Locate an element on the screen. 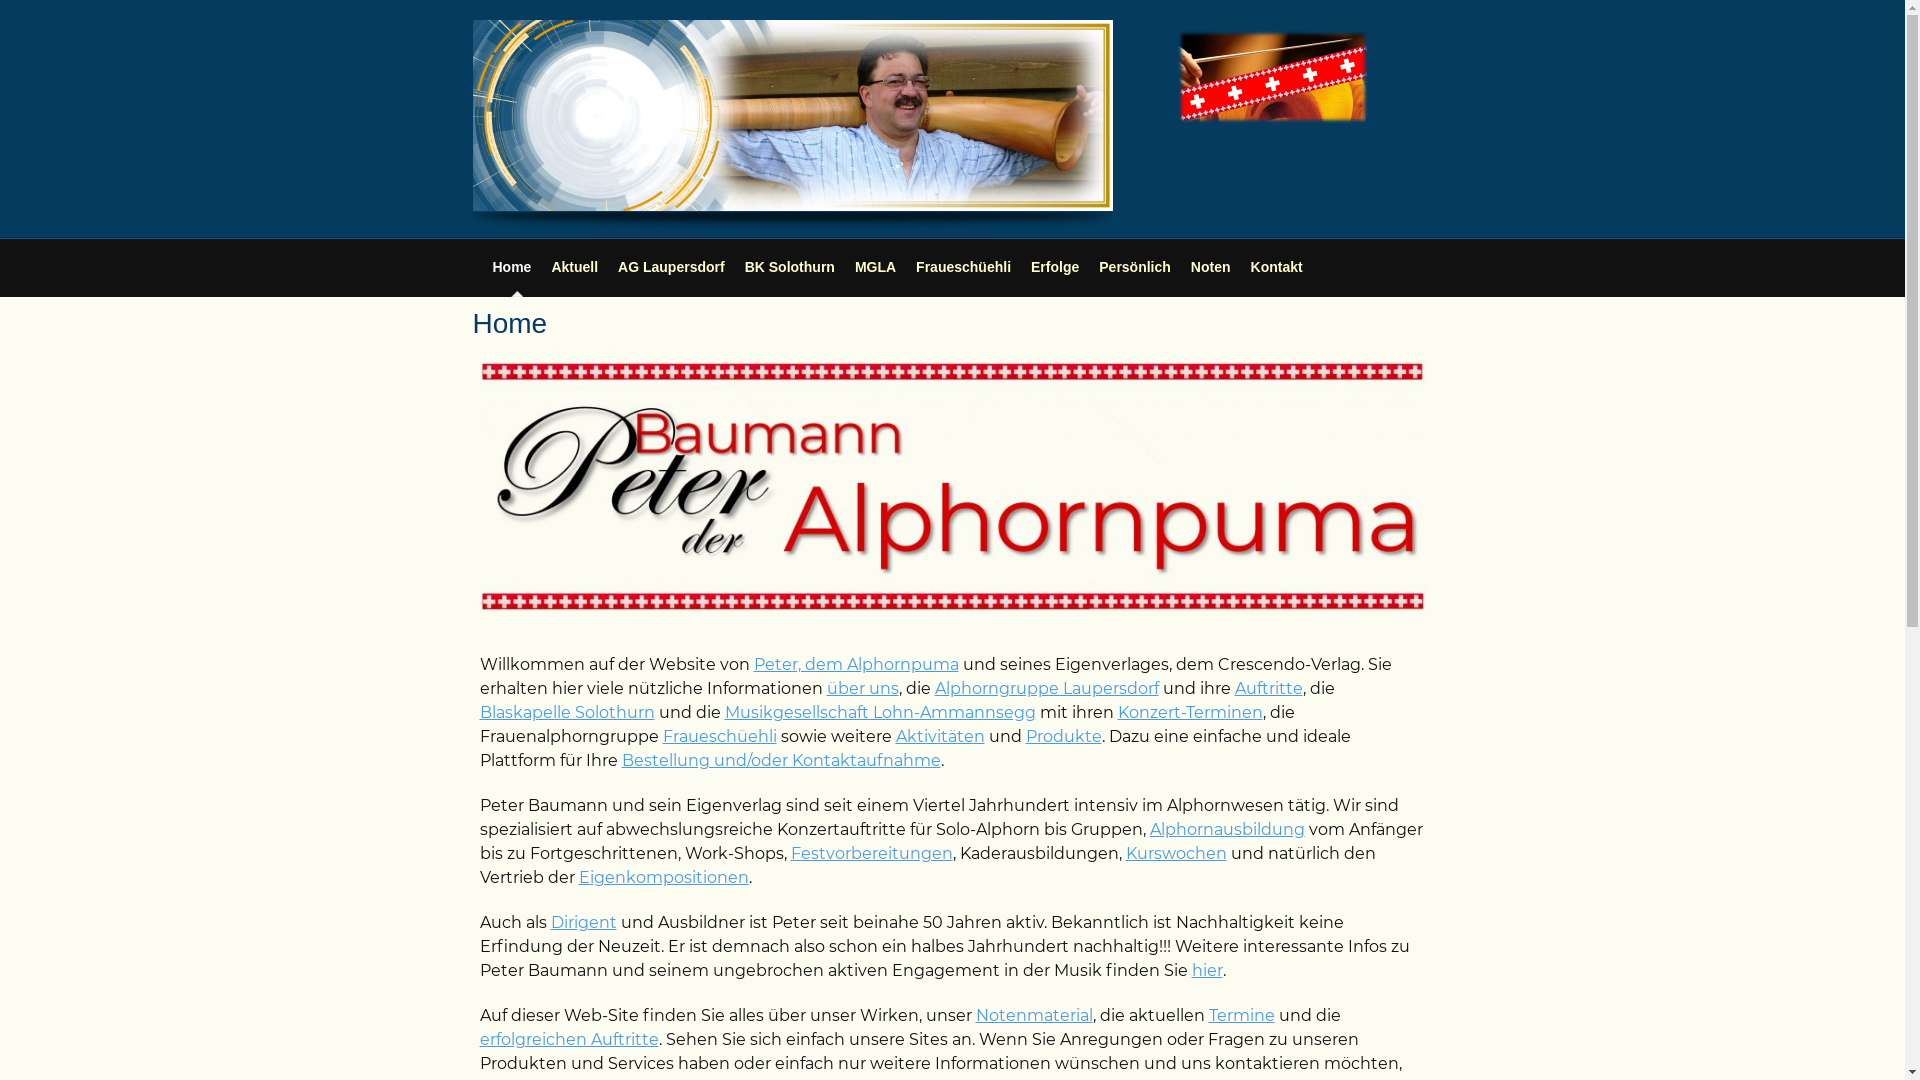 Image resolution: width=1920 pixels, height=1080 pixels. 'Erfolge' is located at coordinates (1031, 265).